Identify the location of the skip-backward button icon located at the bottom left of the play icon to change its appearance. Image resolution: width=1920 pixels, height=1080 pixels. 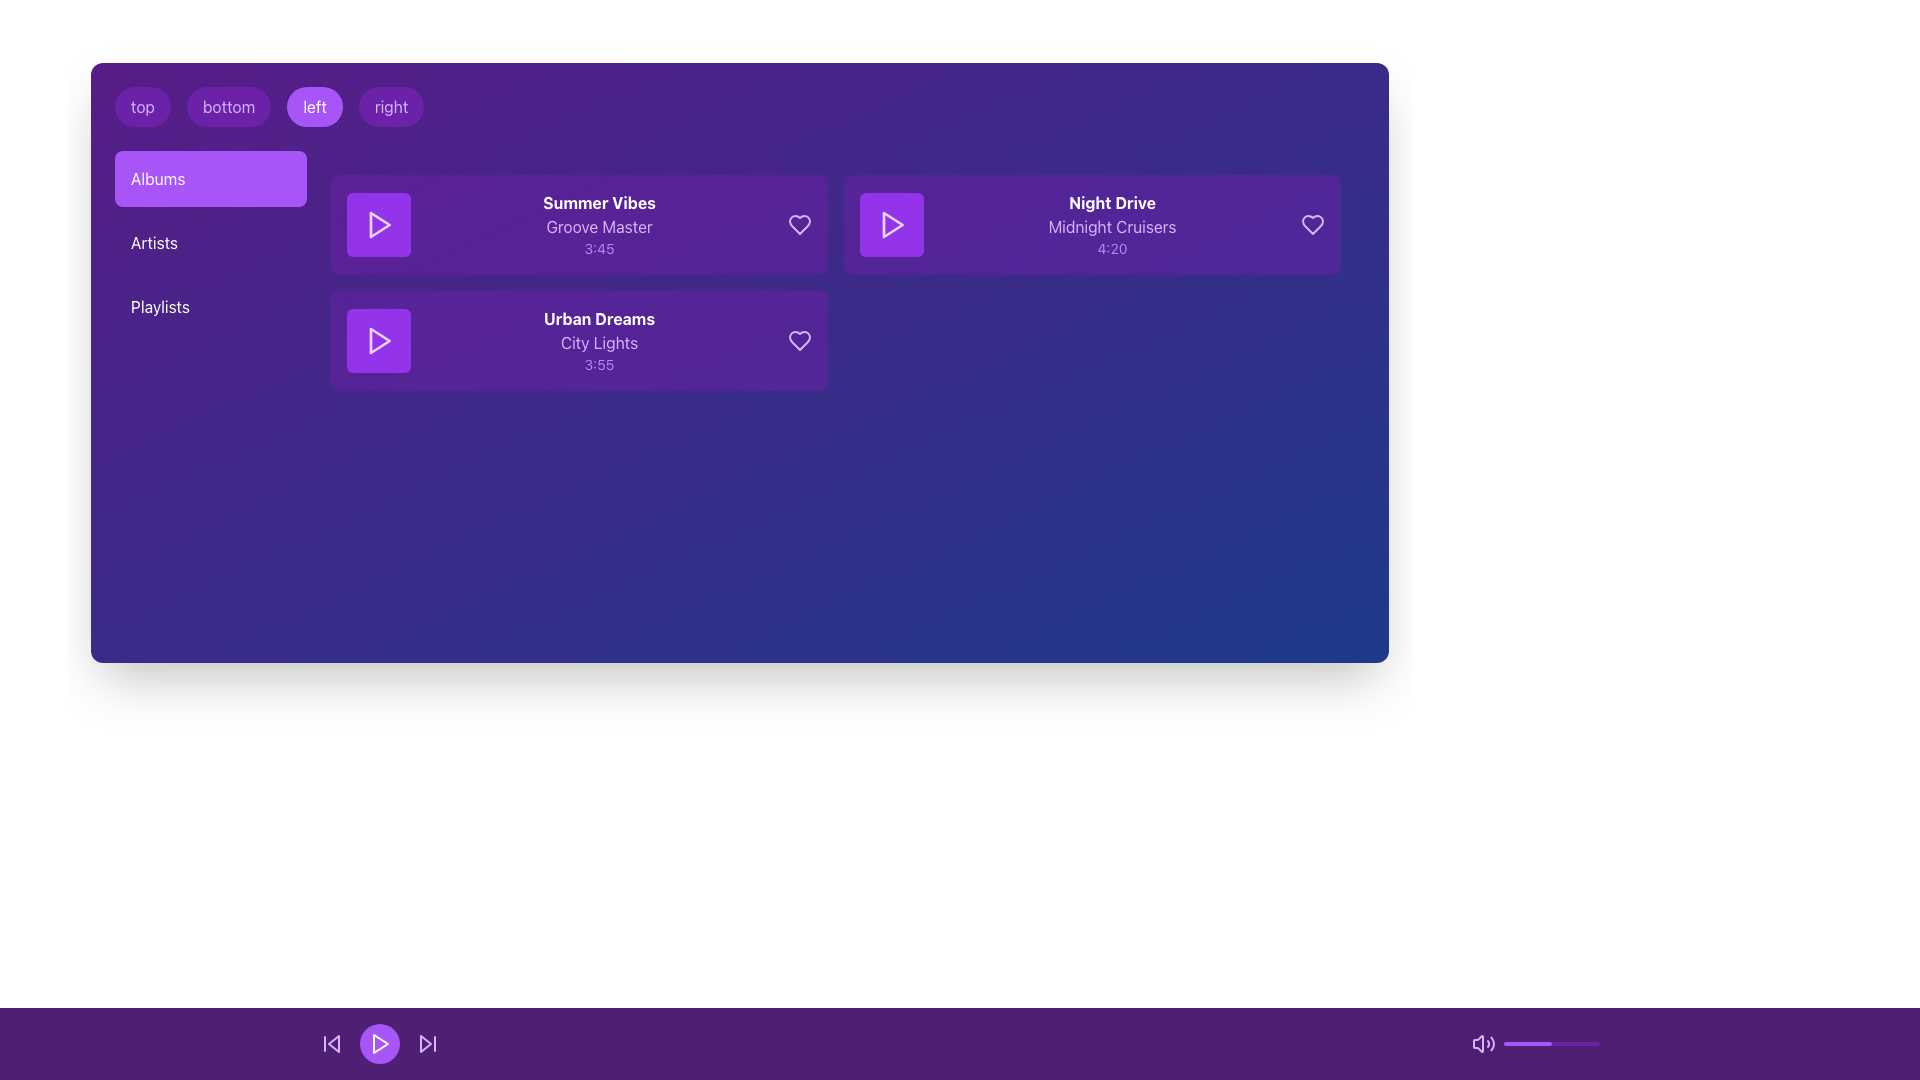
(331, 1043).